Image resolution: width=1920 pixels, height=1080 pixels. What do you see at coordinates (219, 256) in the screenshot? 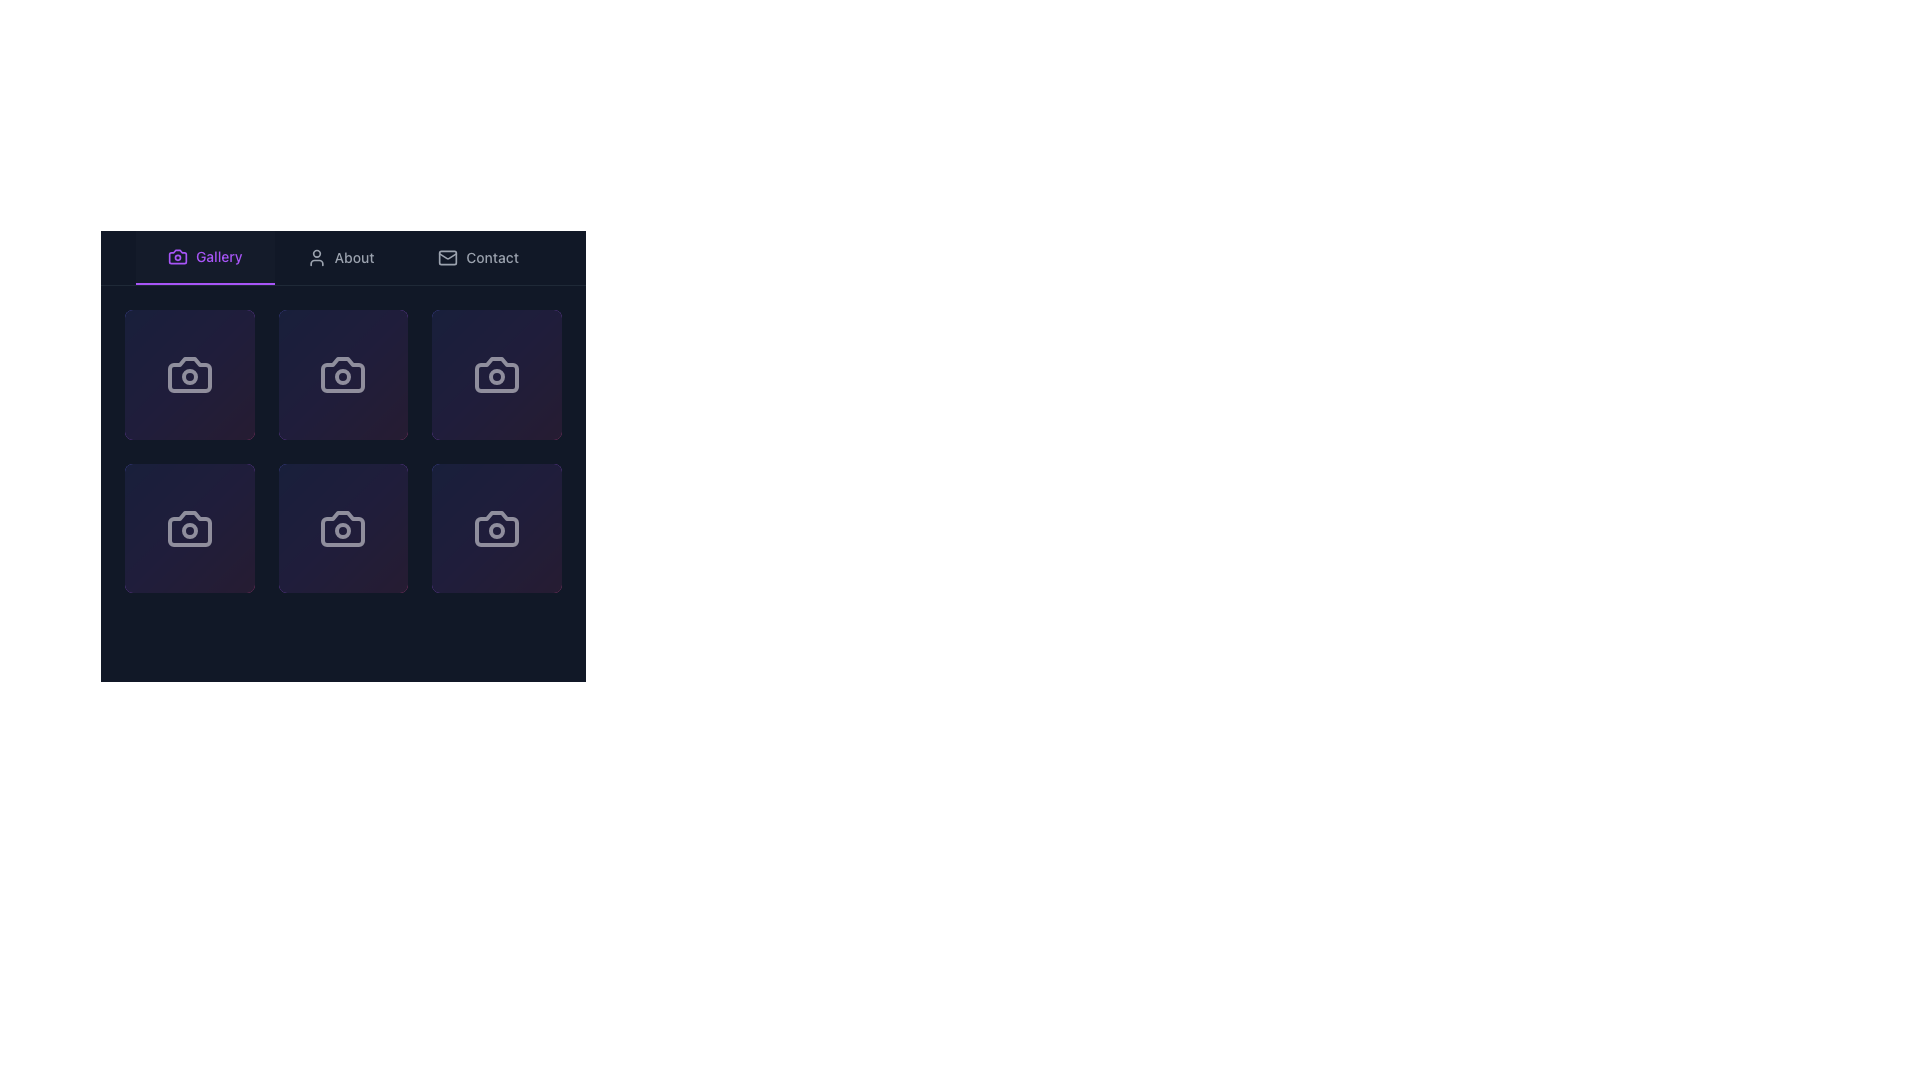
I see `'Gallery' navigation label located in the horizontal navigation bar, positioned to the right of the camera icon and to the left of the 'About' and 'Contact' options` at bounding box center [219, 256].